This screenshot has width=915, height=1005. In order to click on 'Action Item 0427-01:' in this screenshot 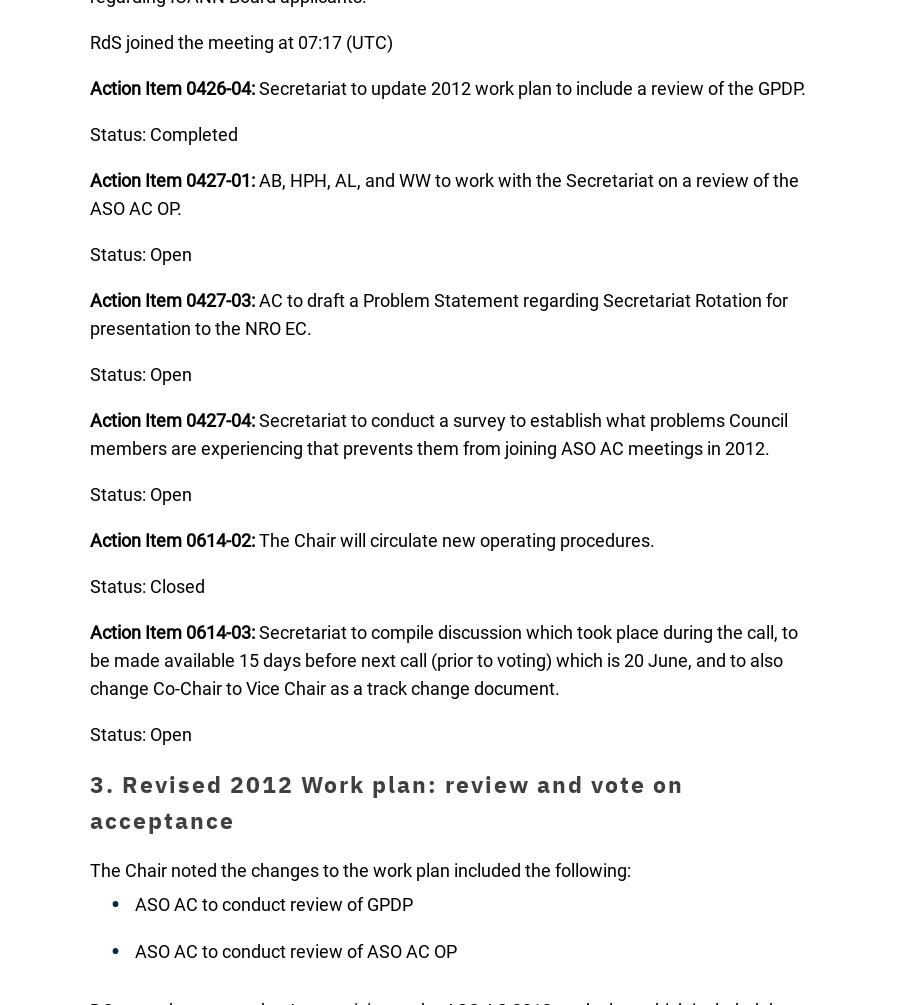, I will do `click(171, 179)`.